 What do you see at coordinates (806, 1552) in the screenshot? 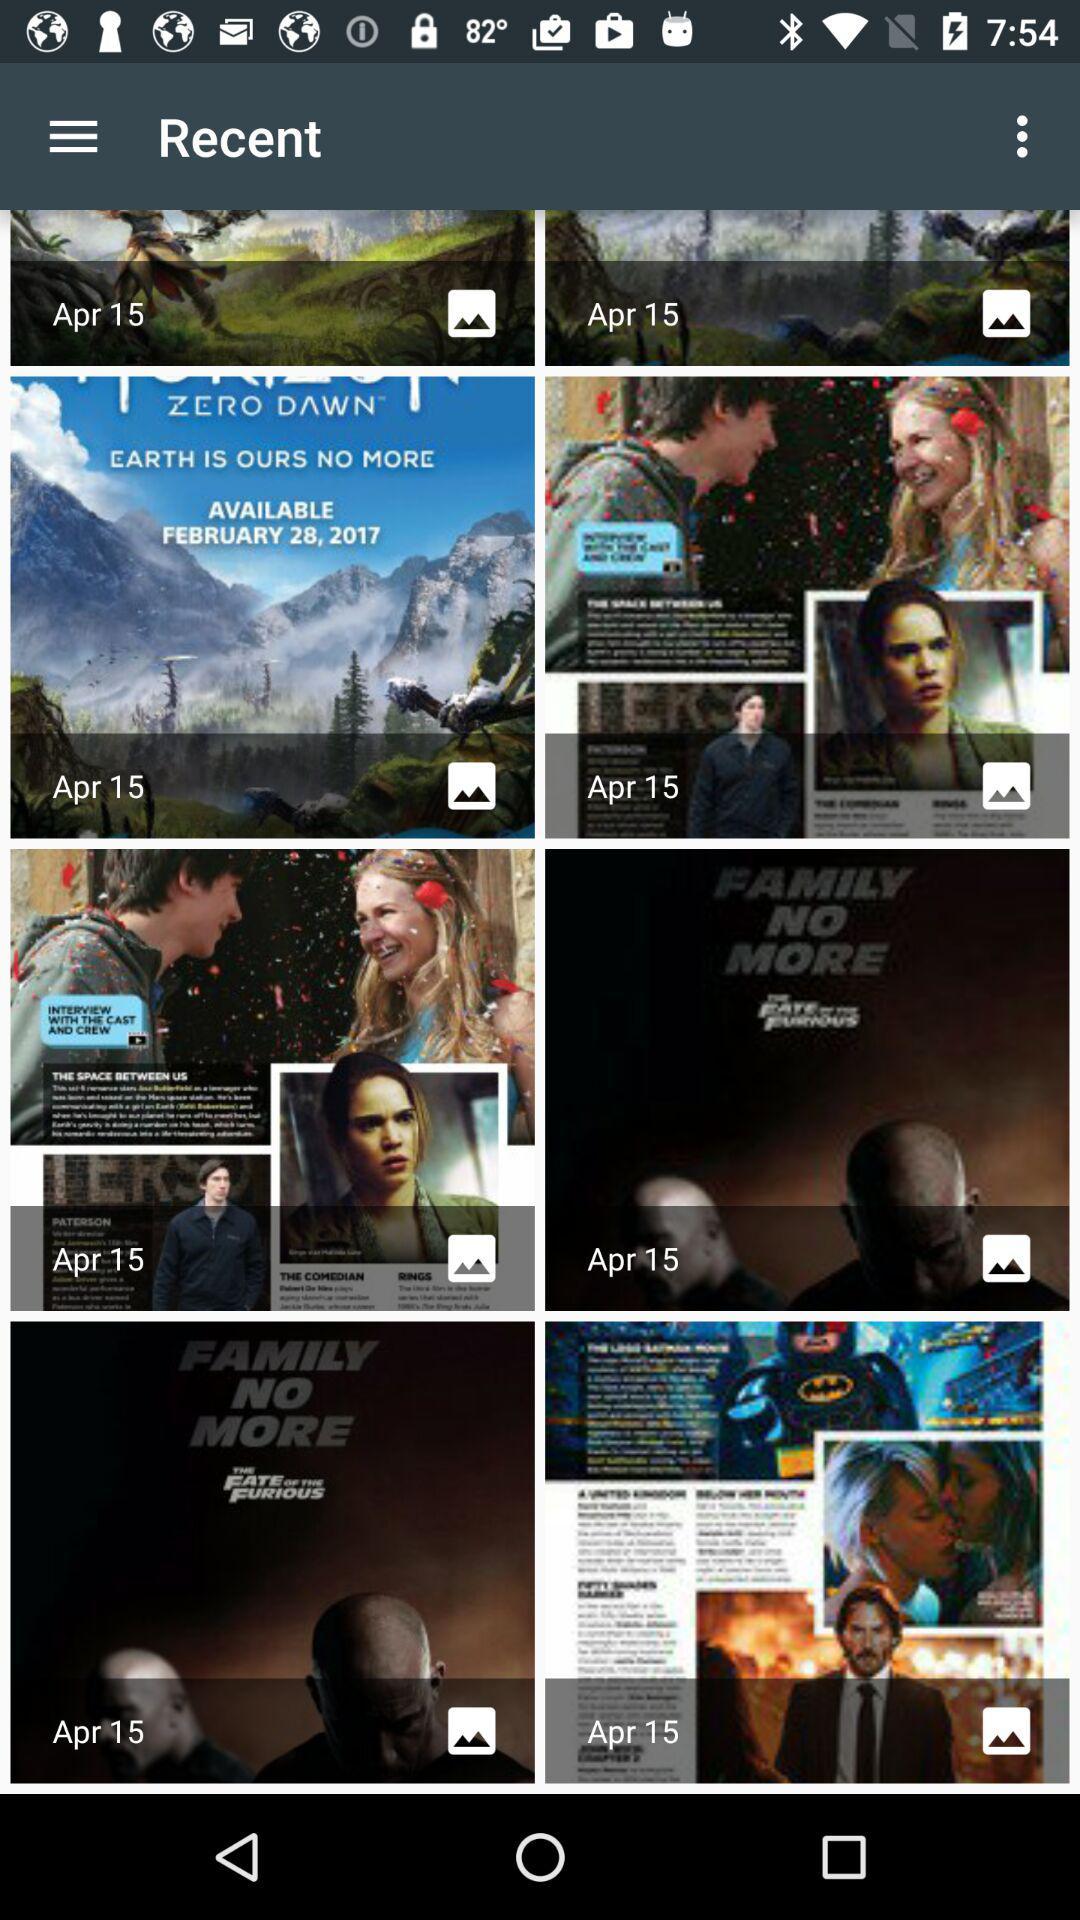
I see `the second image in the 4th row` at bounding box center [806, 1552].